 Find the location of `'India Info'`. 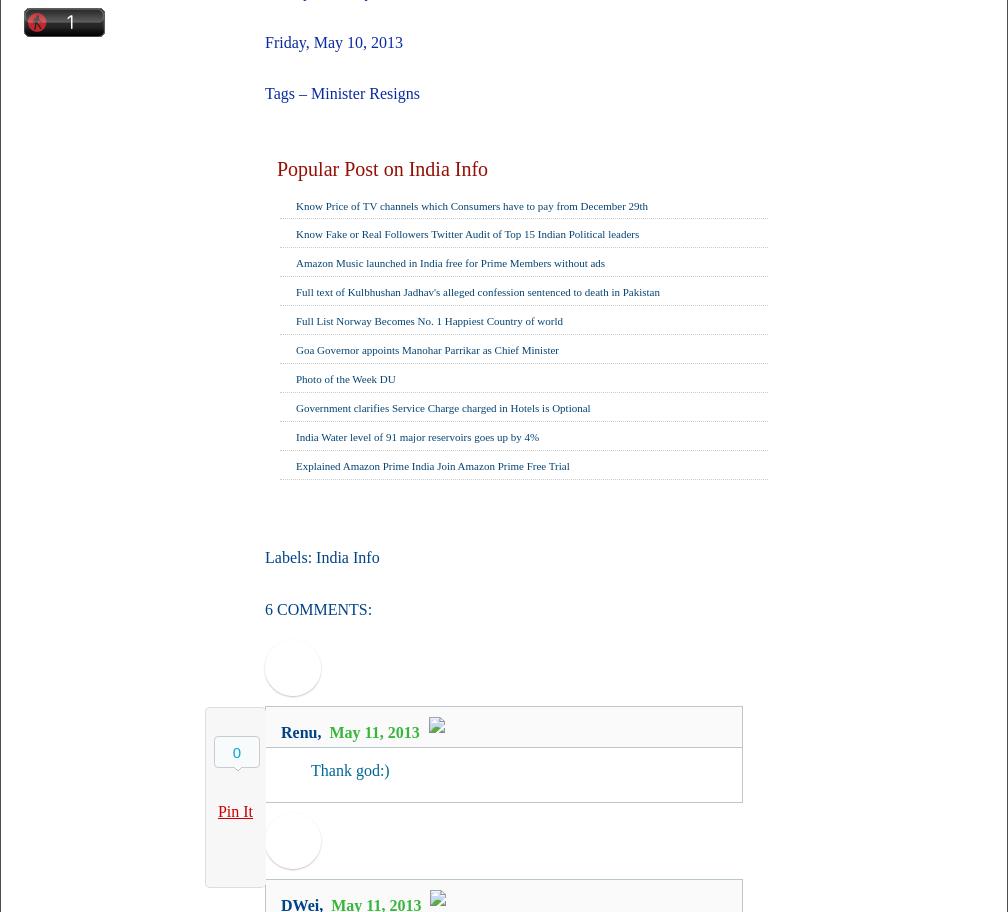

'India Info' is located at coordinates (347, 557).